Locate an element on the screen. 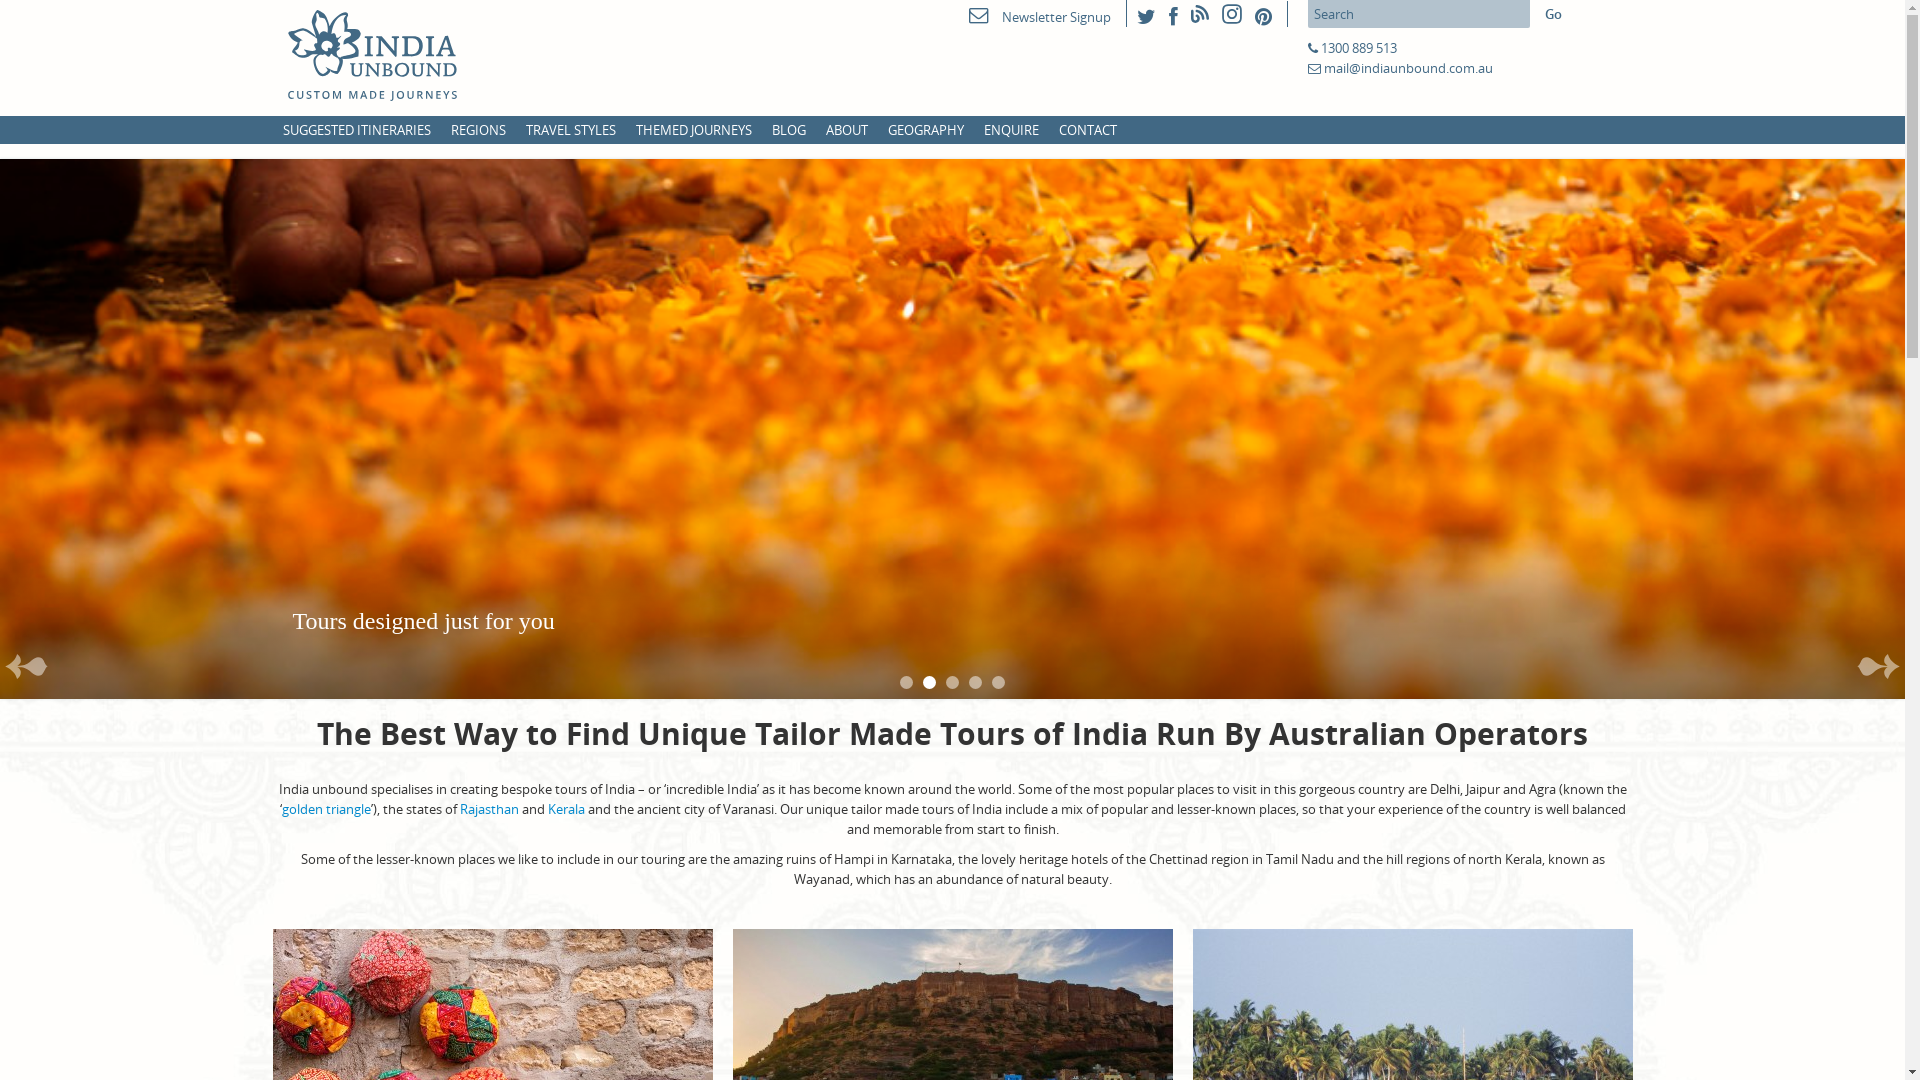  'BLOG' is located at coordinates (787, 130).